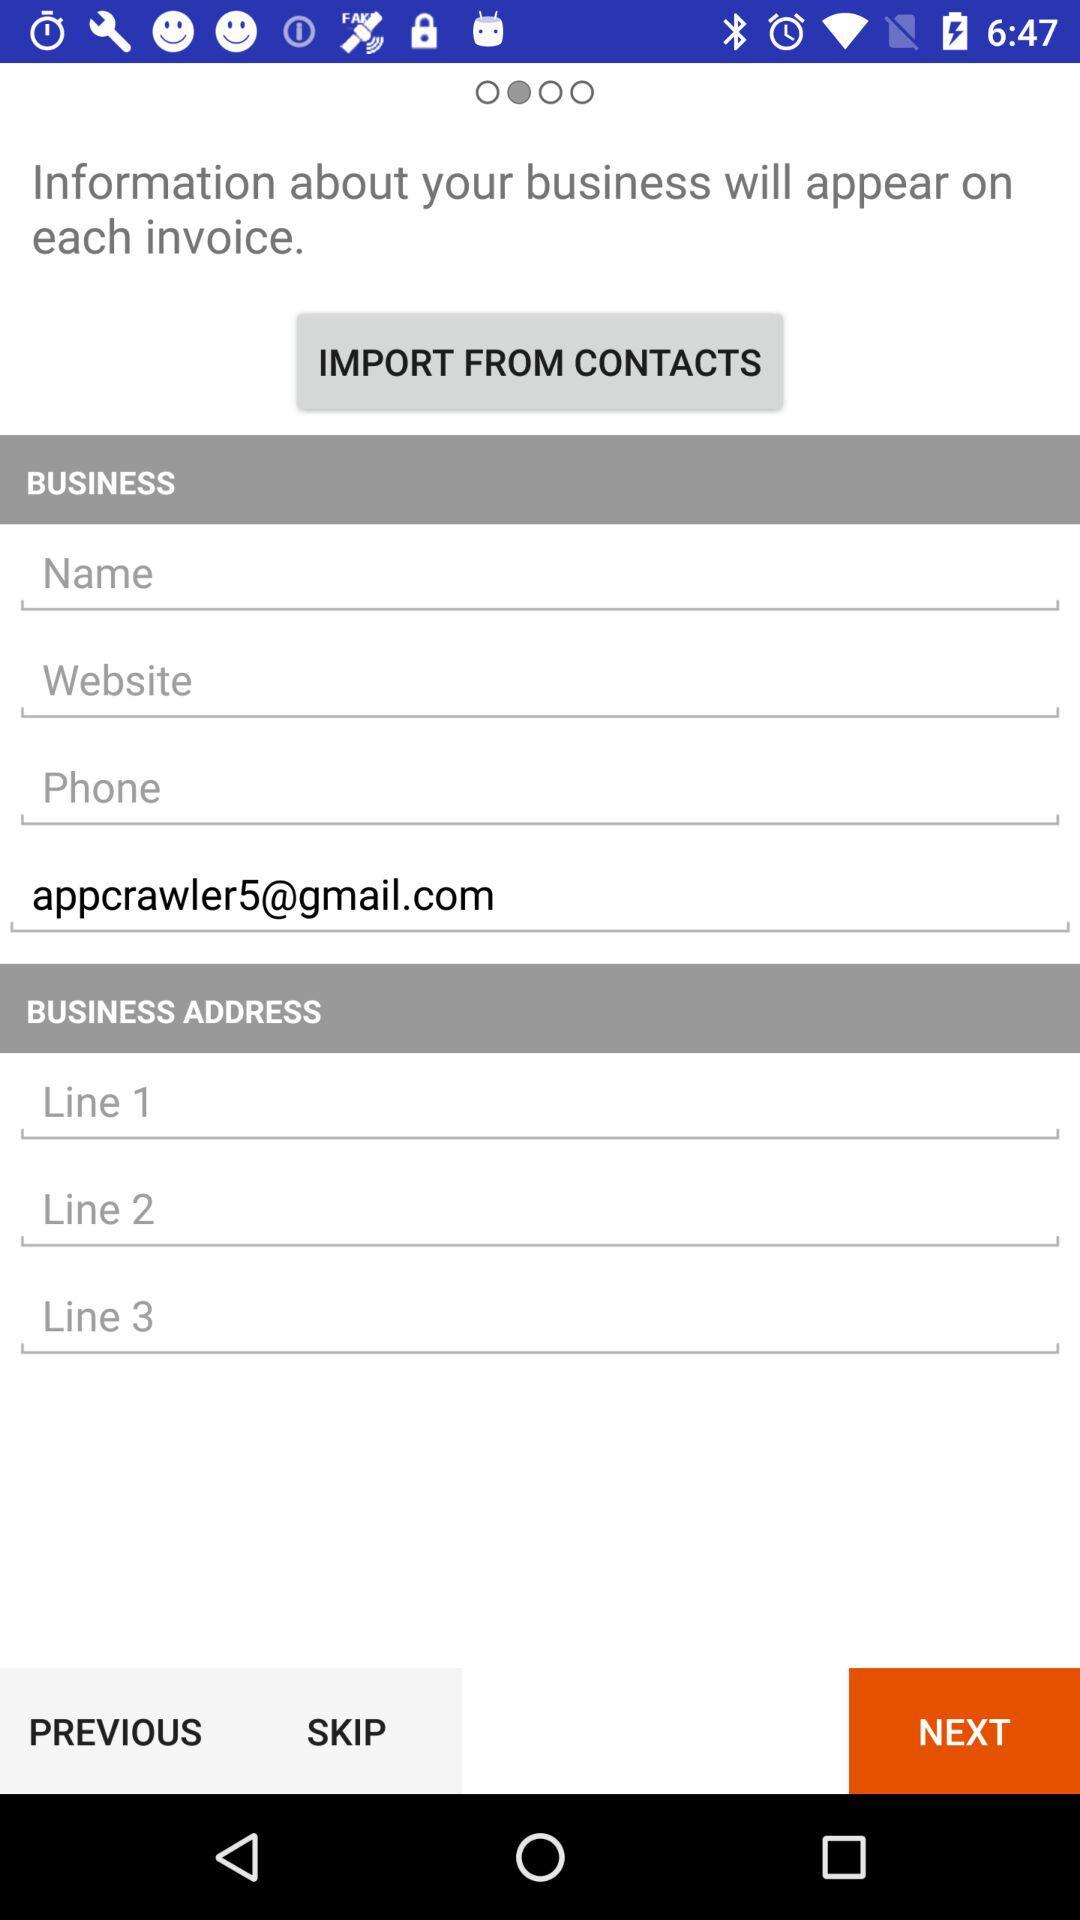 The width and height of the screenshot is (1080, 1920). What do you see at coordinates (540, 1315) in the screenshot?
I see `the icon above the previous` at bounding box center [540, 1315].